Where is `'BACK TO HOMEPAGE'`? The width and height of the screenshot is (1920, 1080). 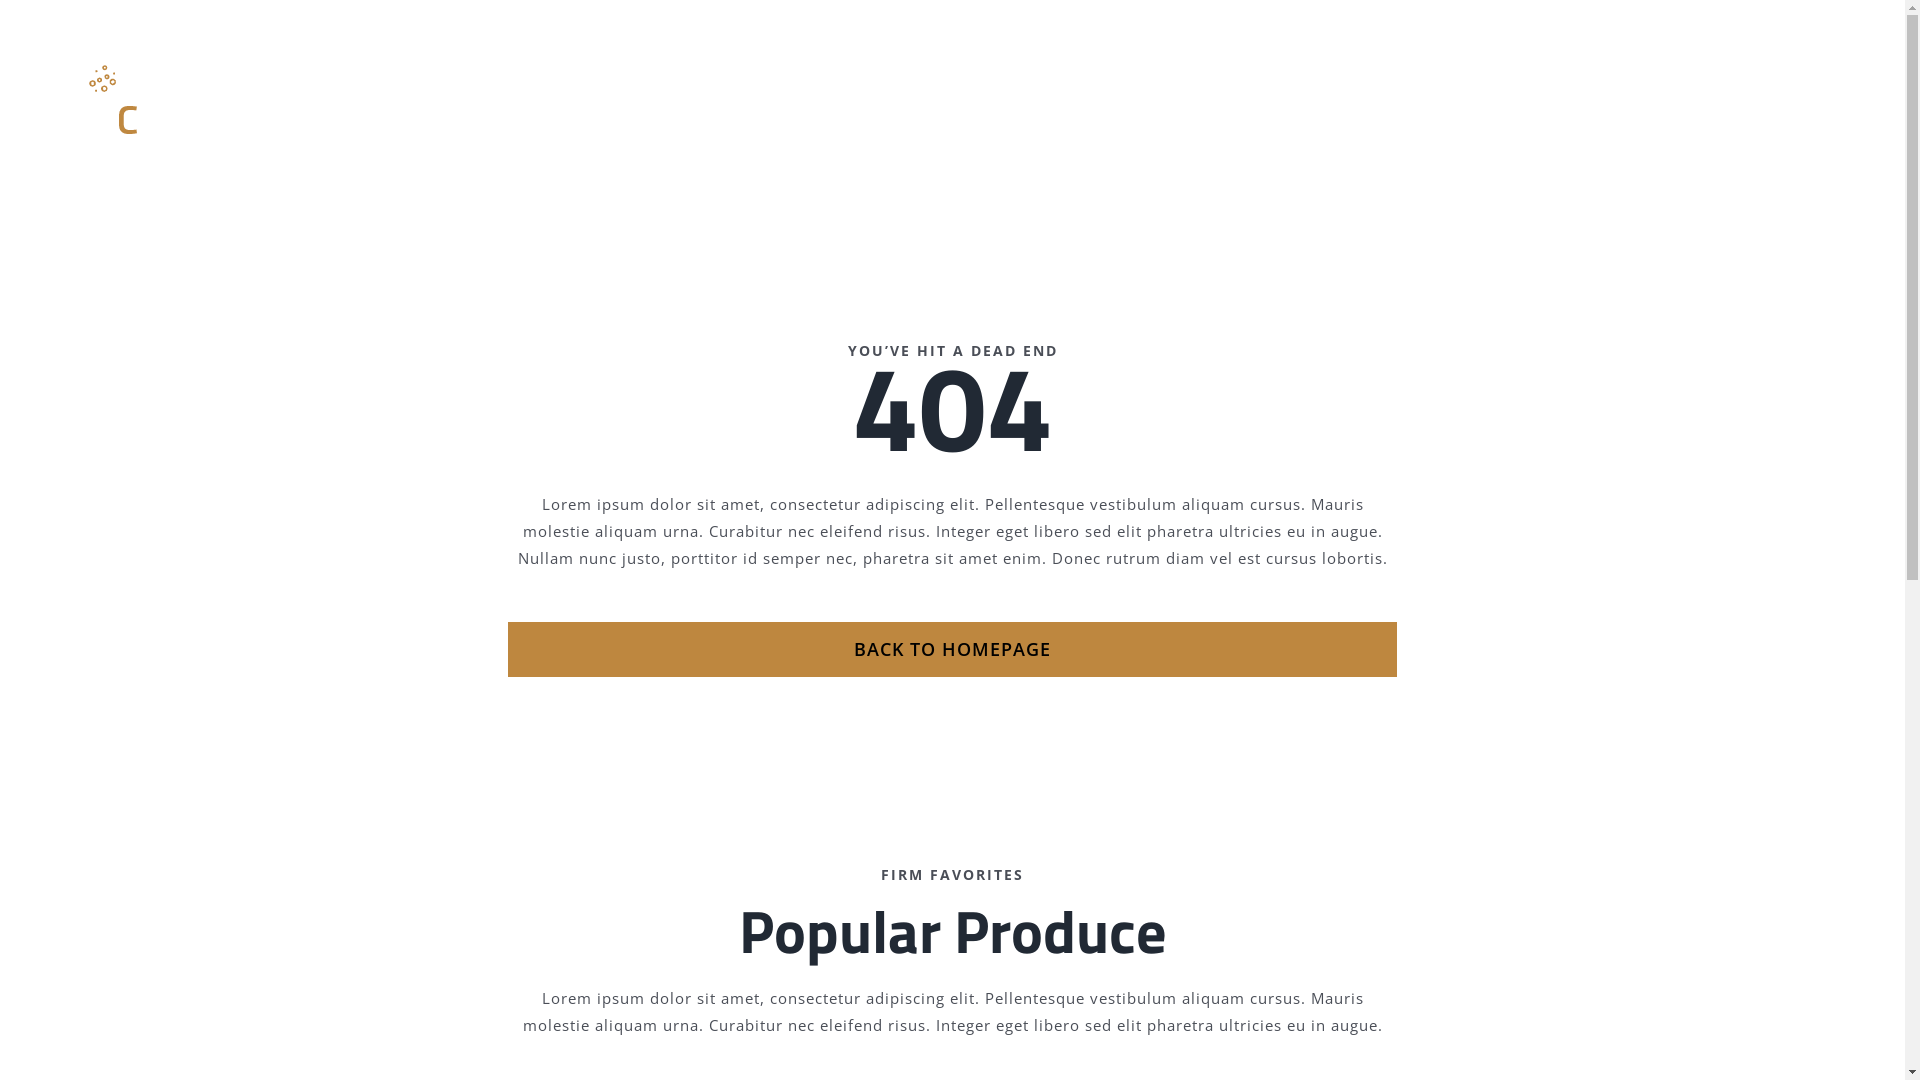 'BACK TO HOMEPAGE' is located at coordinates (950, 649).